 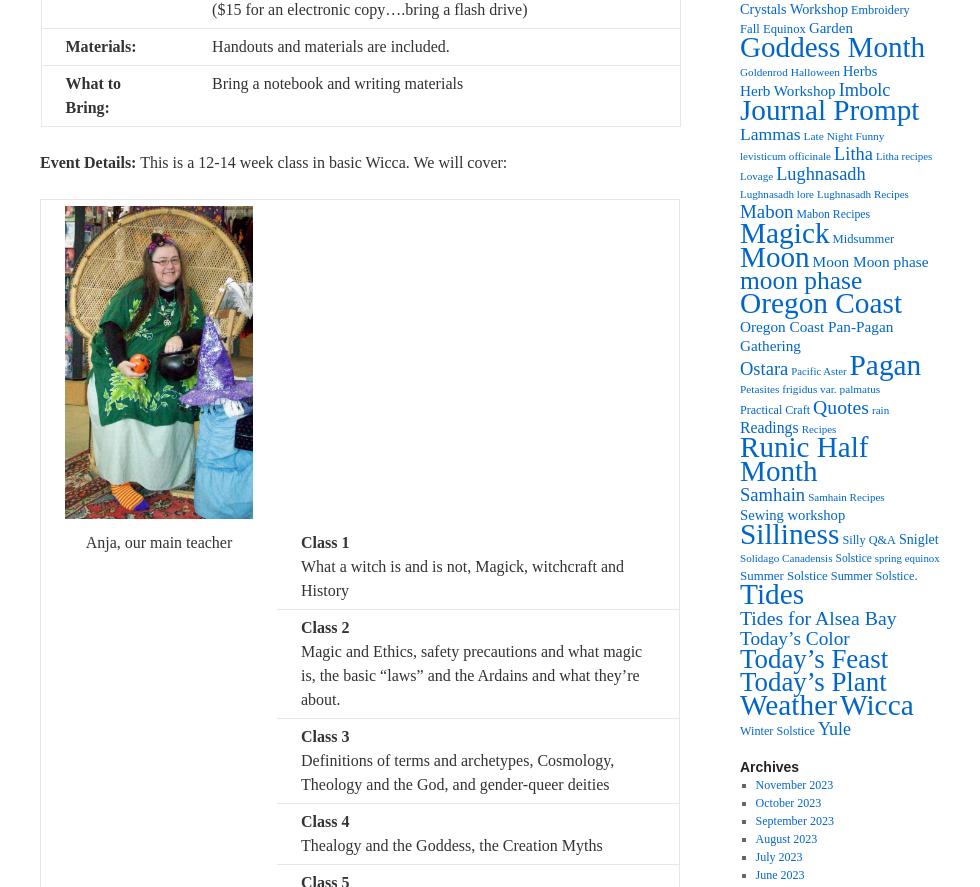 I want to click on 'Recipes', so click(x=800, y=429).